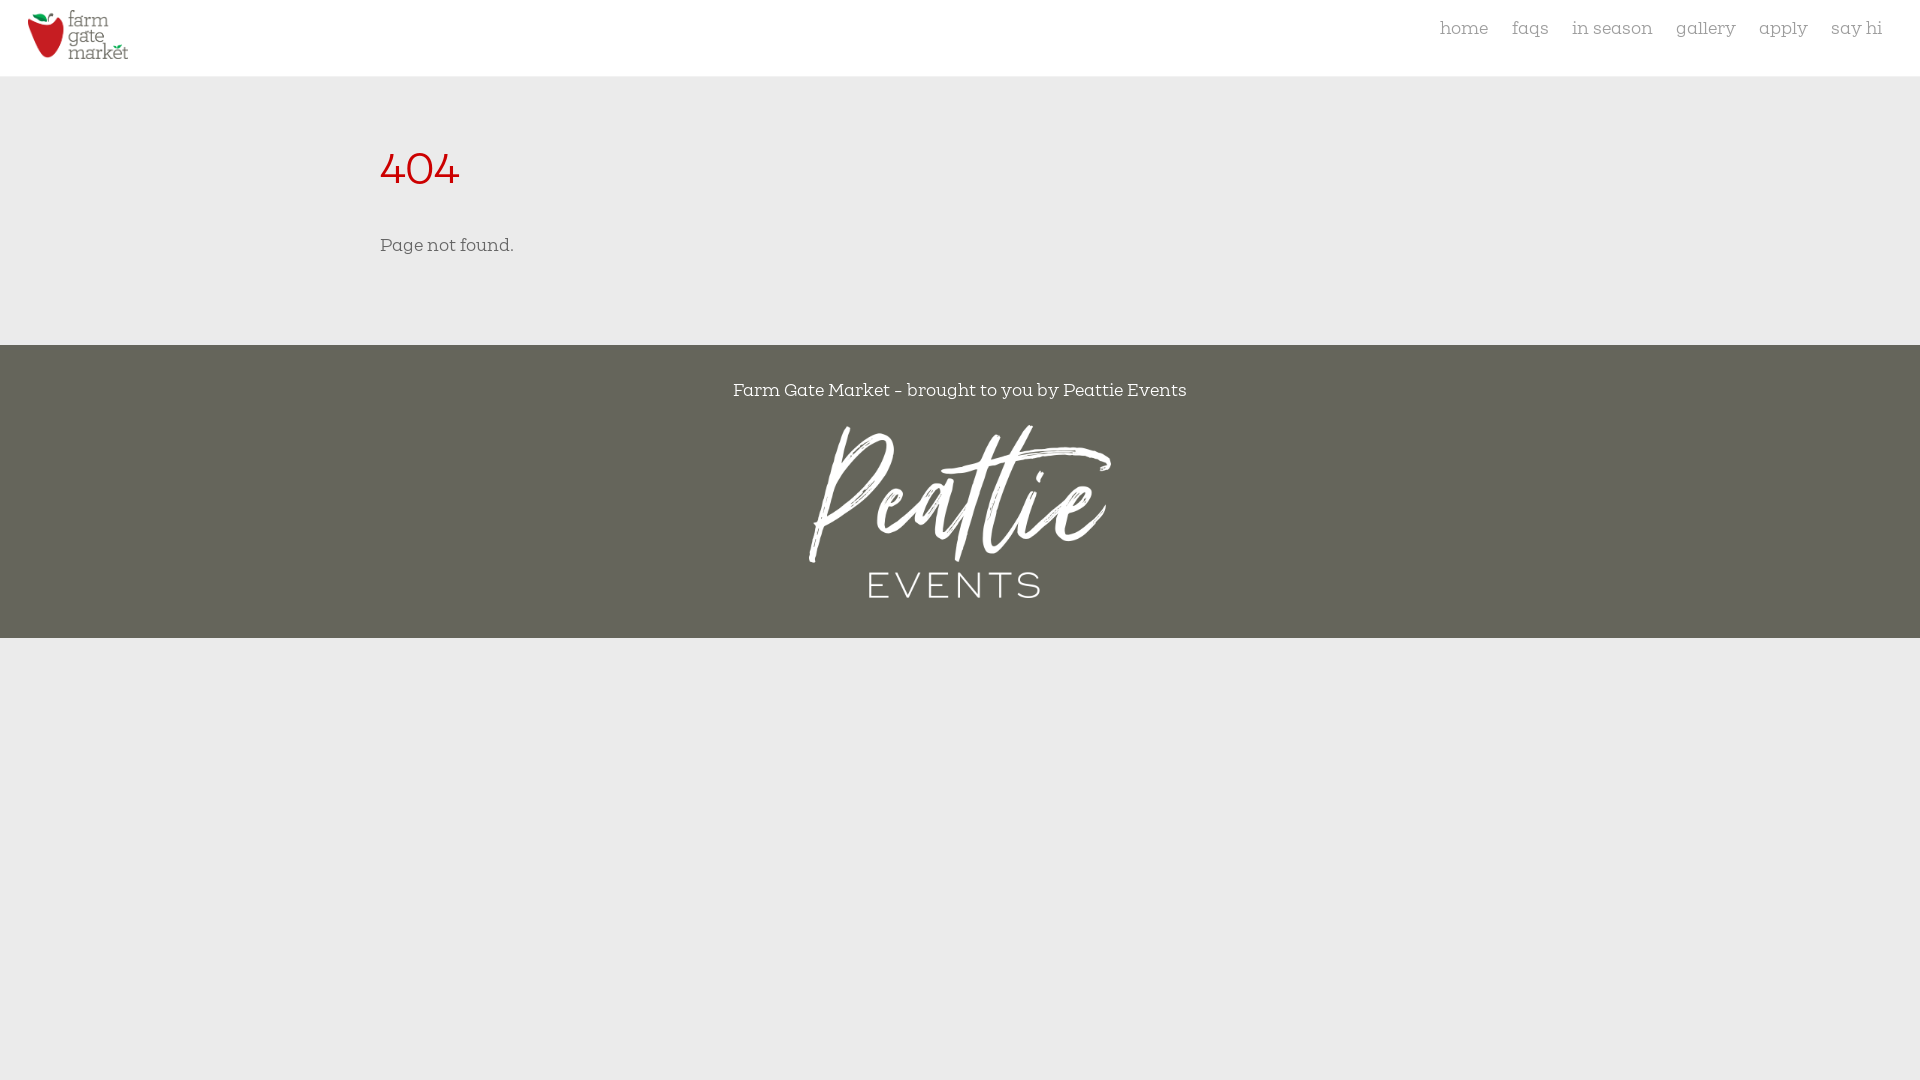 The image size is (1920, 1080). Describe the element at coordinates (1856, 27) in the screenshot. I see `'say hi'` at that location.